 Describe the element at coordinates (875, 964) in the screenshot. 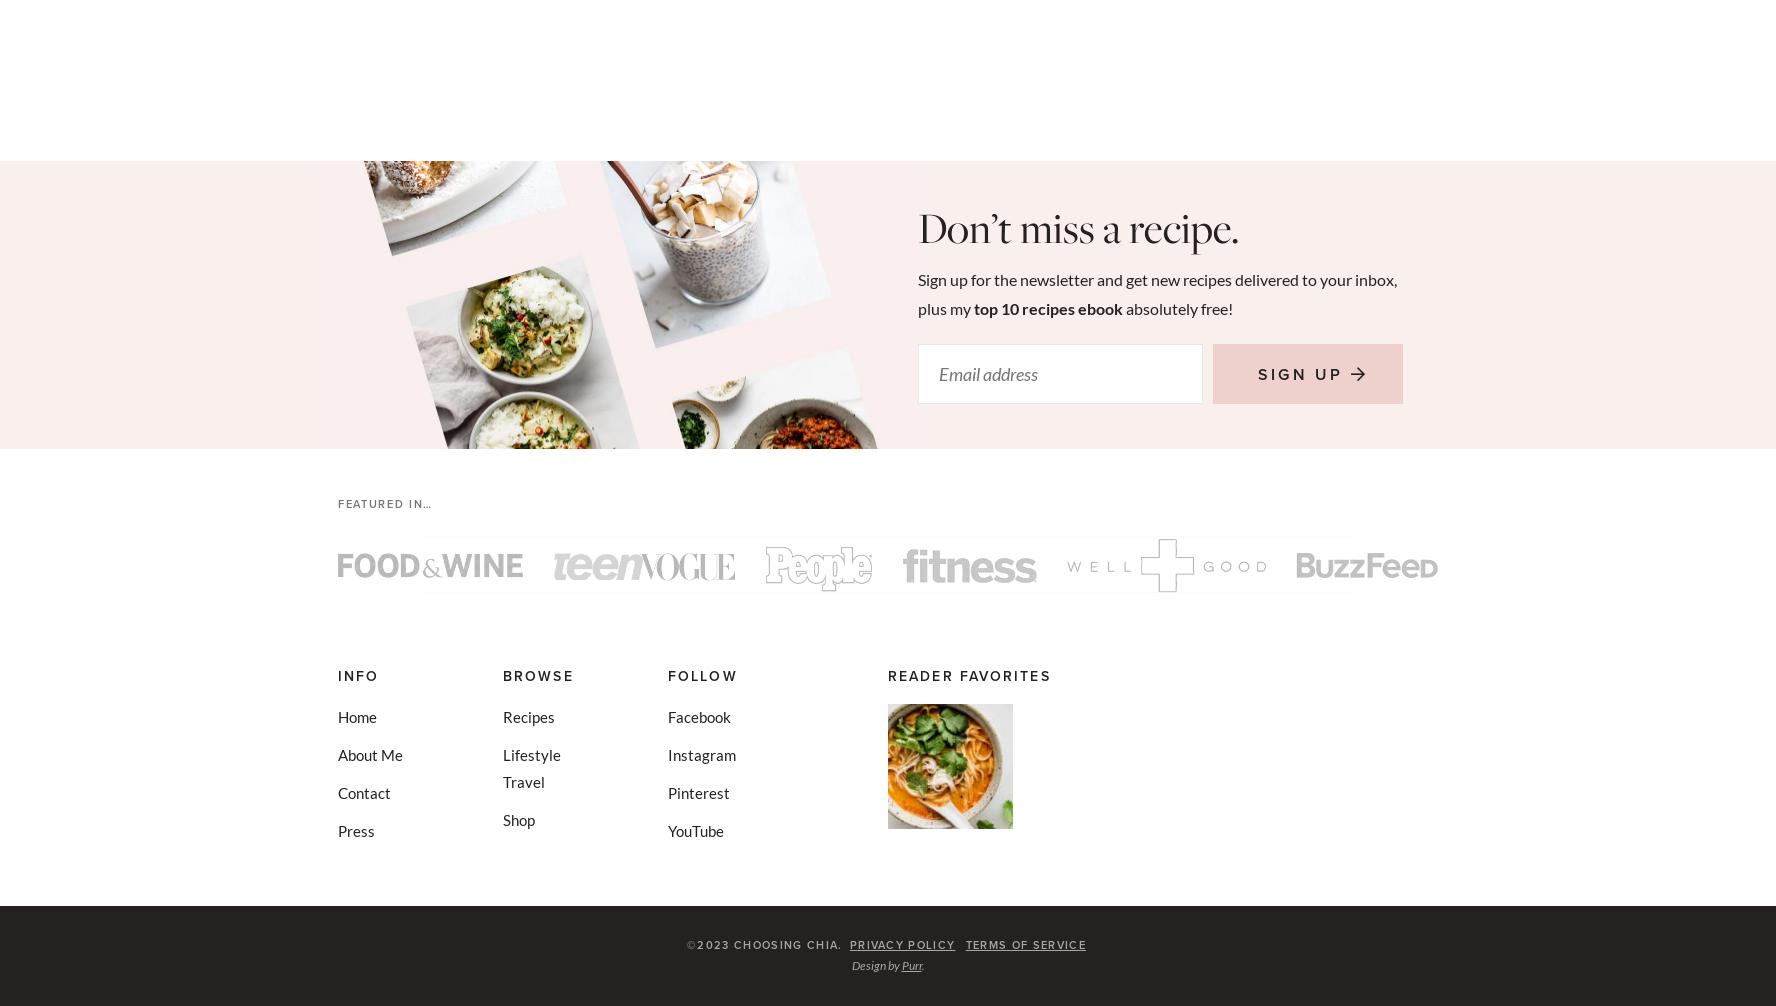

I see `'Design by'` at that location.